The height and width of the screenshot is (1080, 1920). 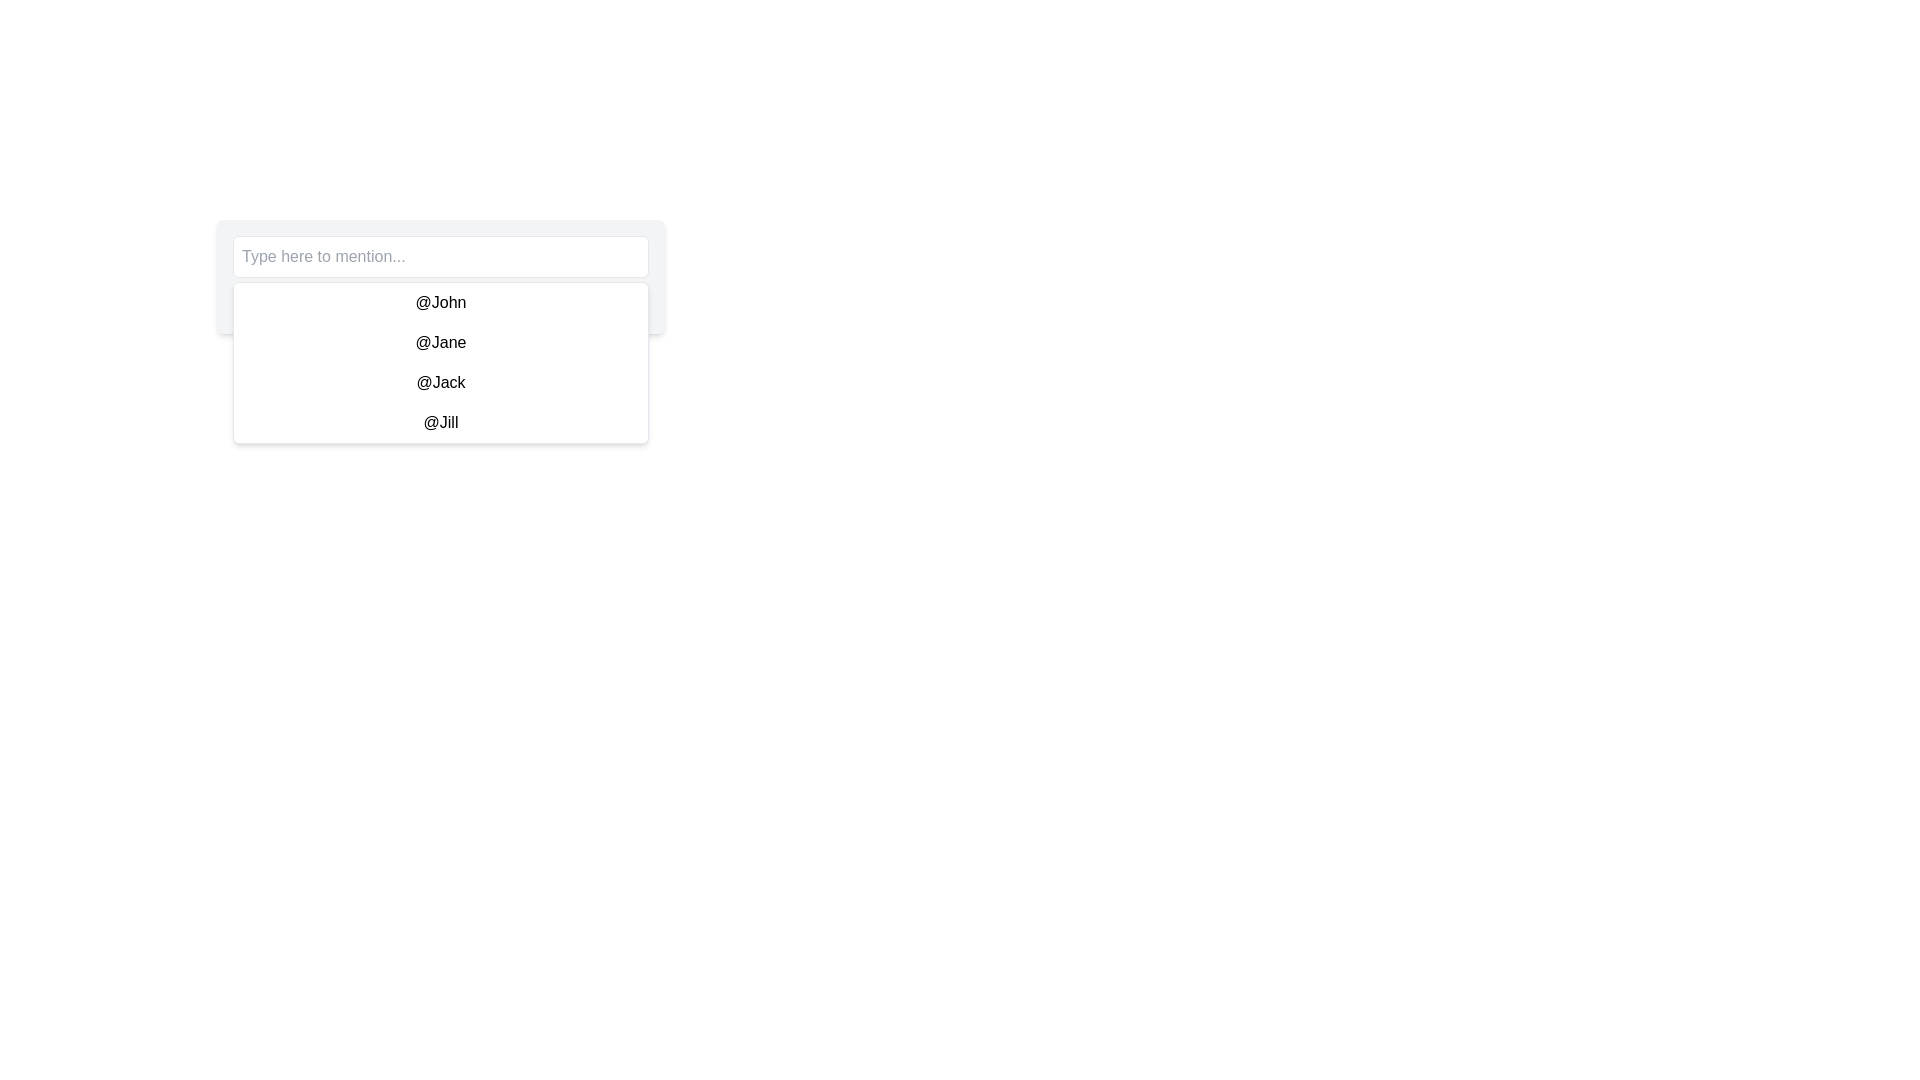 What do you see at coordinates (440, 382) in the screenshot?
I see `the third entry in the dropdown menu` at bounding box center [440, 382].